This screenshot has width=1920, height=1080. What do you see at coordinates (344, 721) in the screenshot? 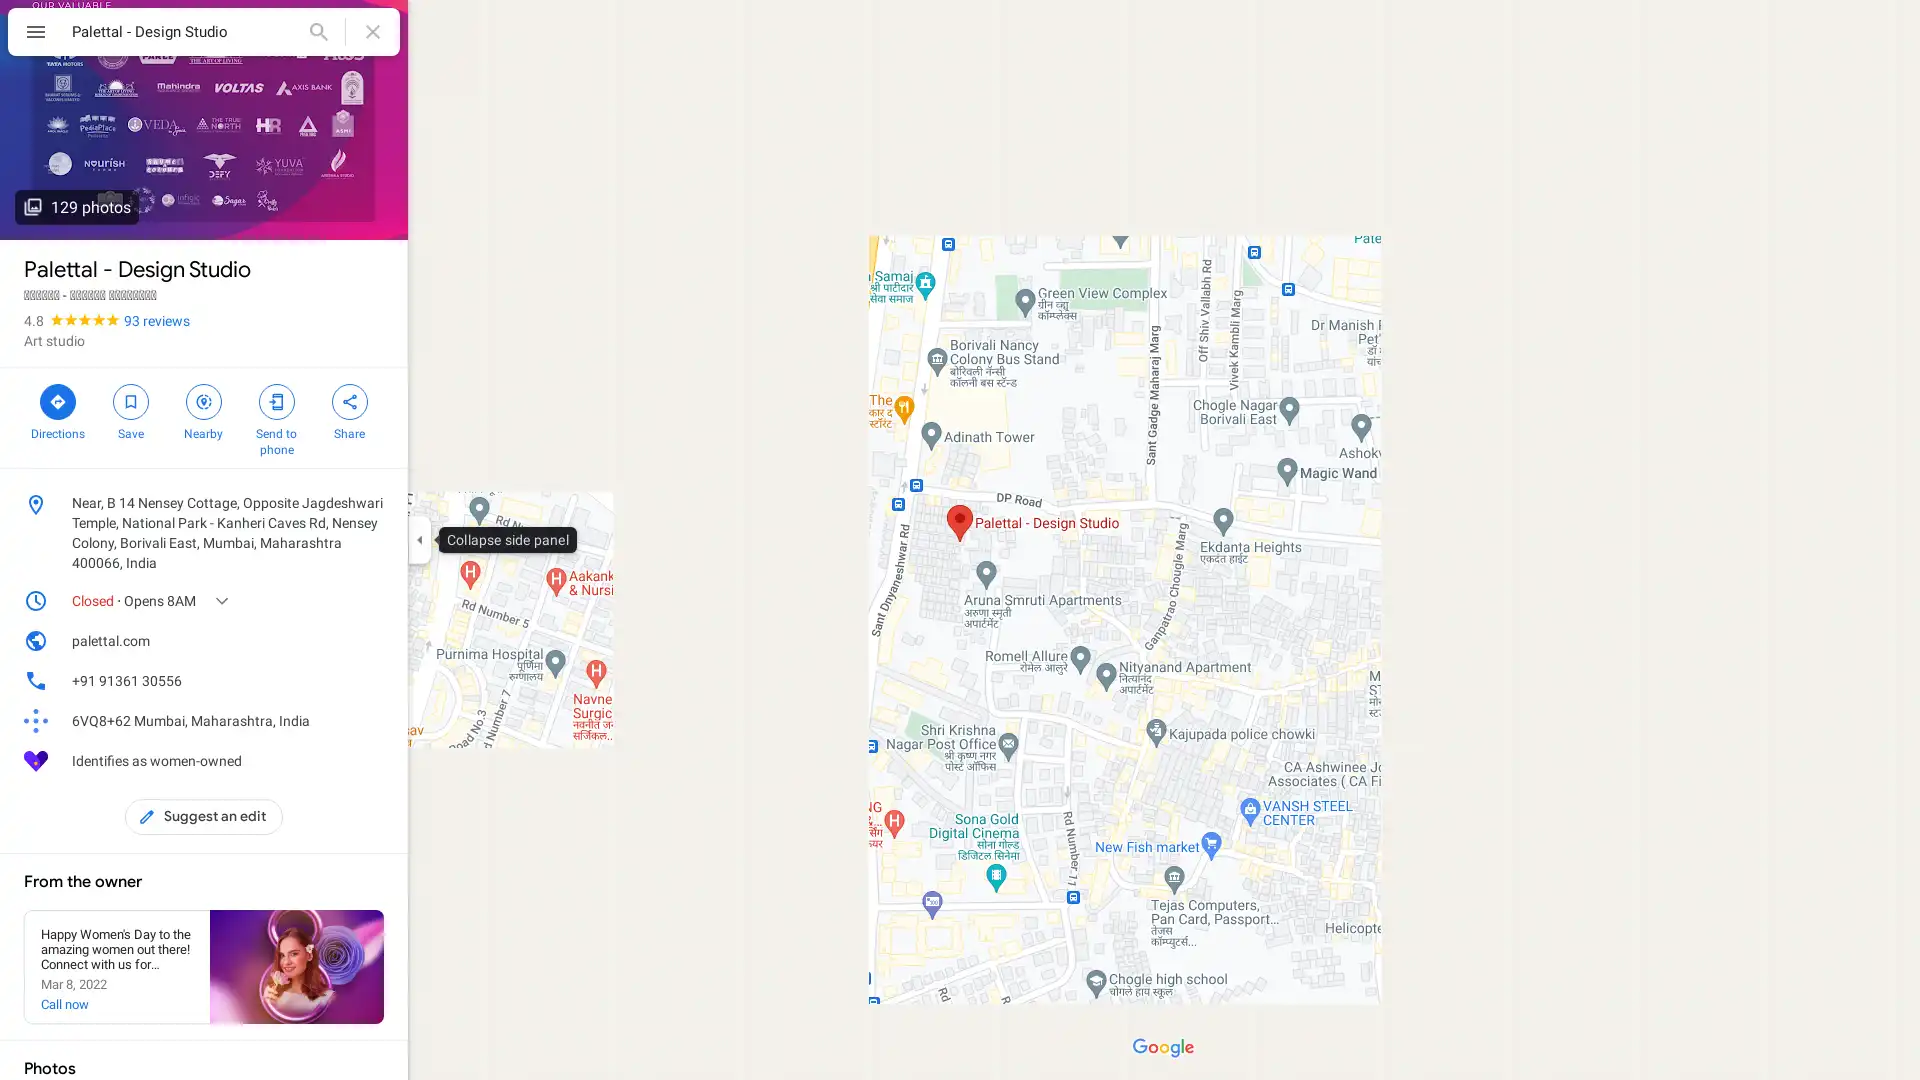
I see `Copy plus code` at bounding box center [344, 721].